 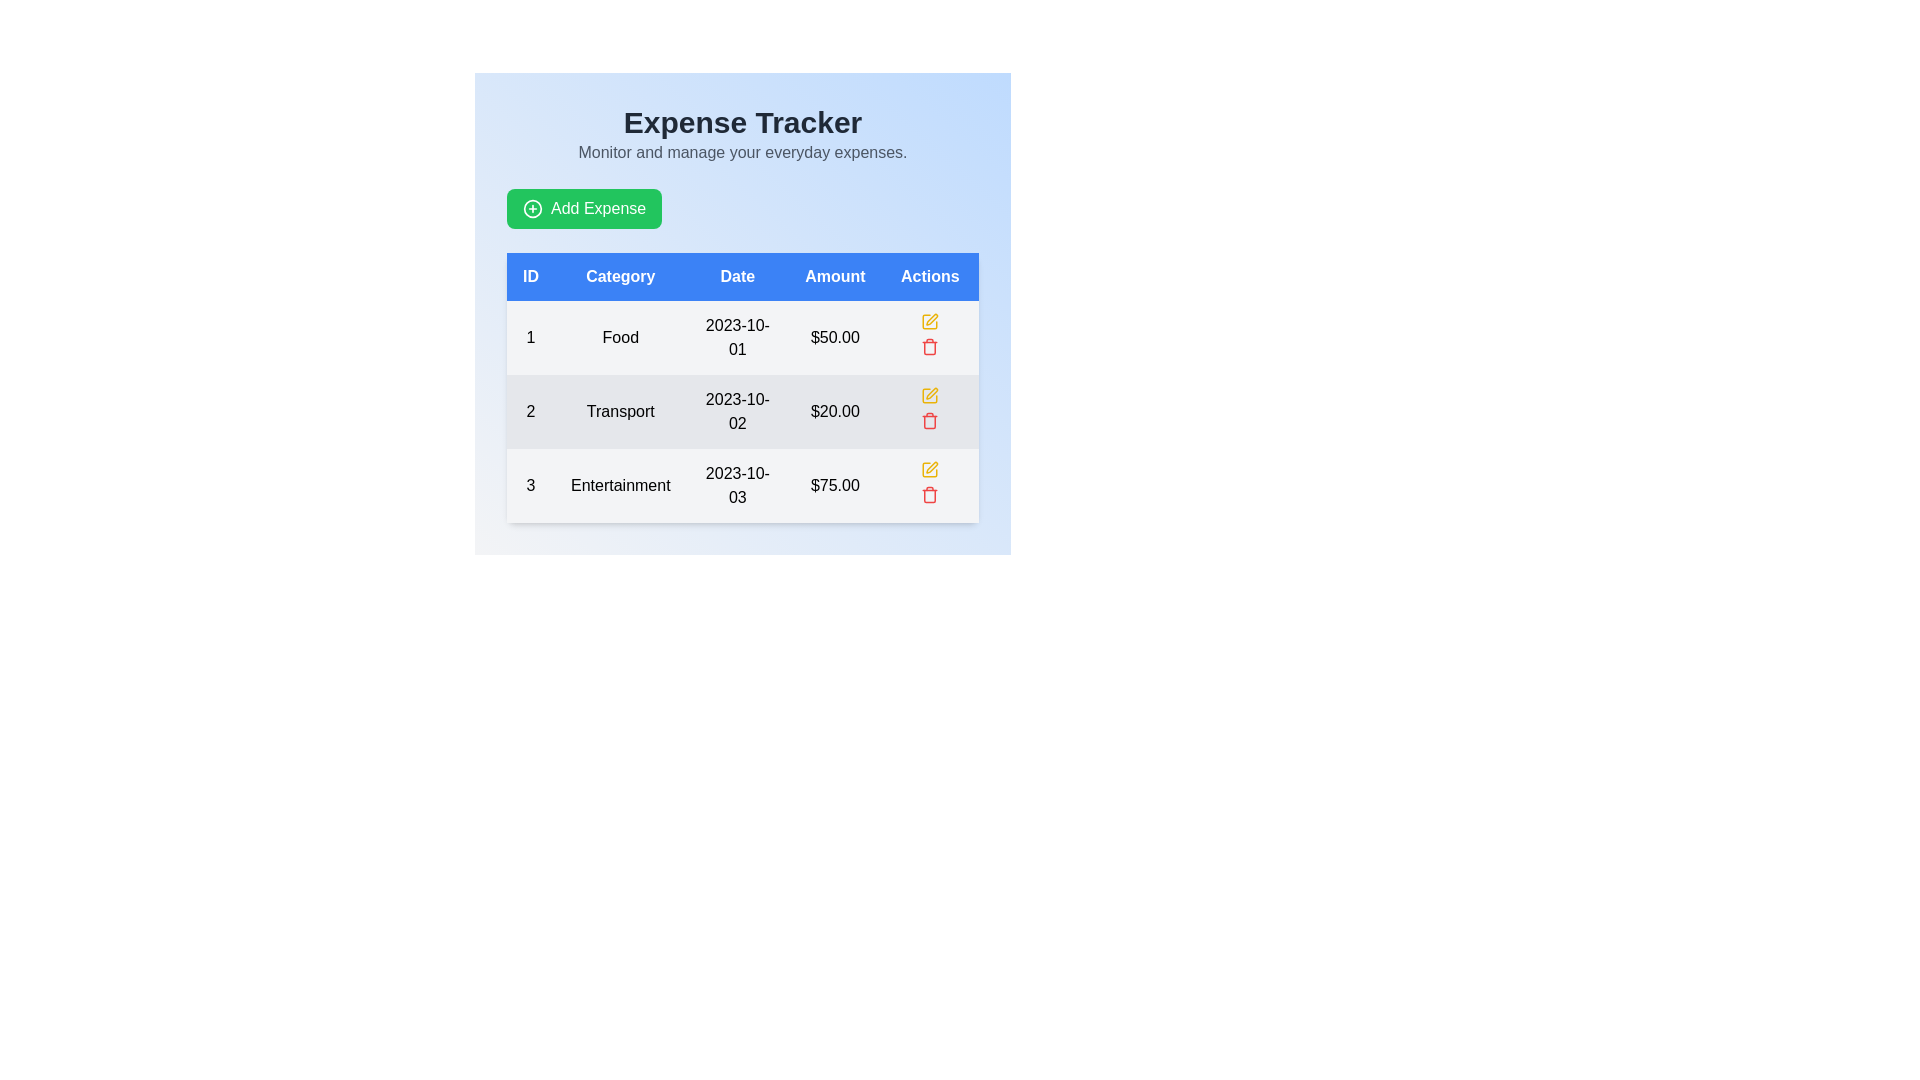 I want to click on the red trash can icon under the 'Actions' column in the second row of the table, so click(x=929, y=419).